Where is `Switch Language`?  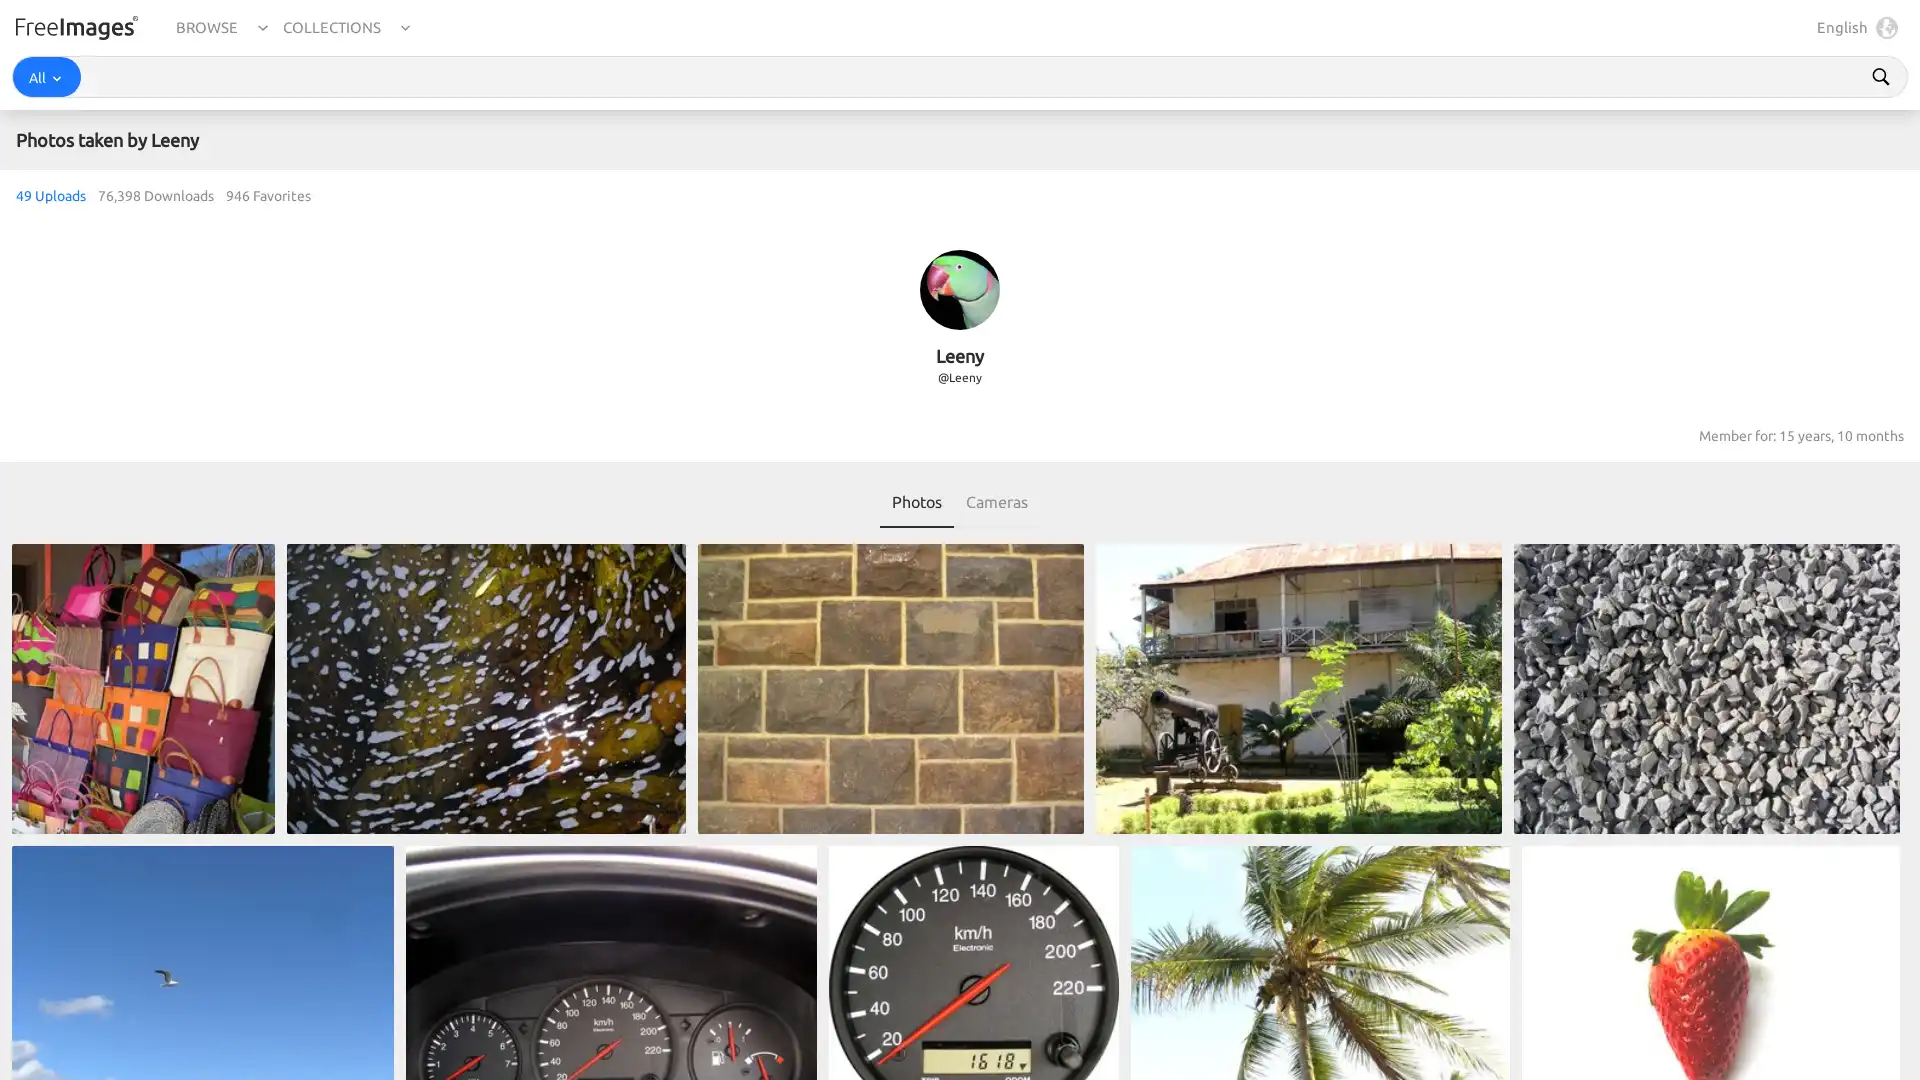
Switch Language is located at coordinates (1881, 27).